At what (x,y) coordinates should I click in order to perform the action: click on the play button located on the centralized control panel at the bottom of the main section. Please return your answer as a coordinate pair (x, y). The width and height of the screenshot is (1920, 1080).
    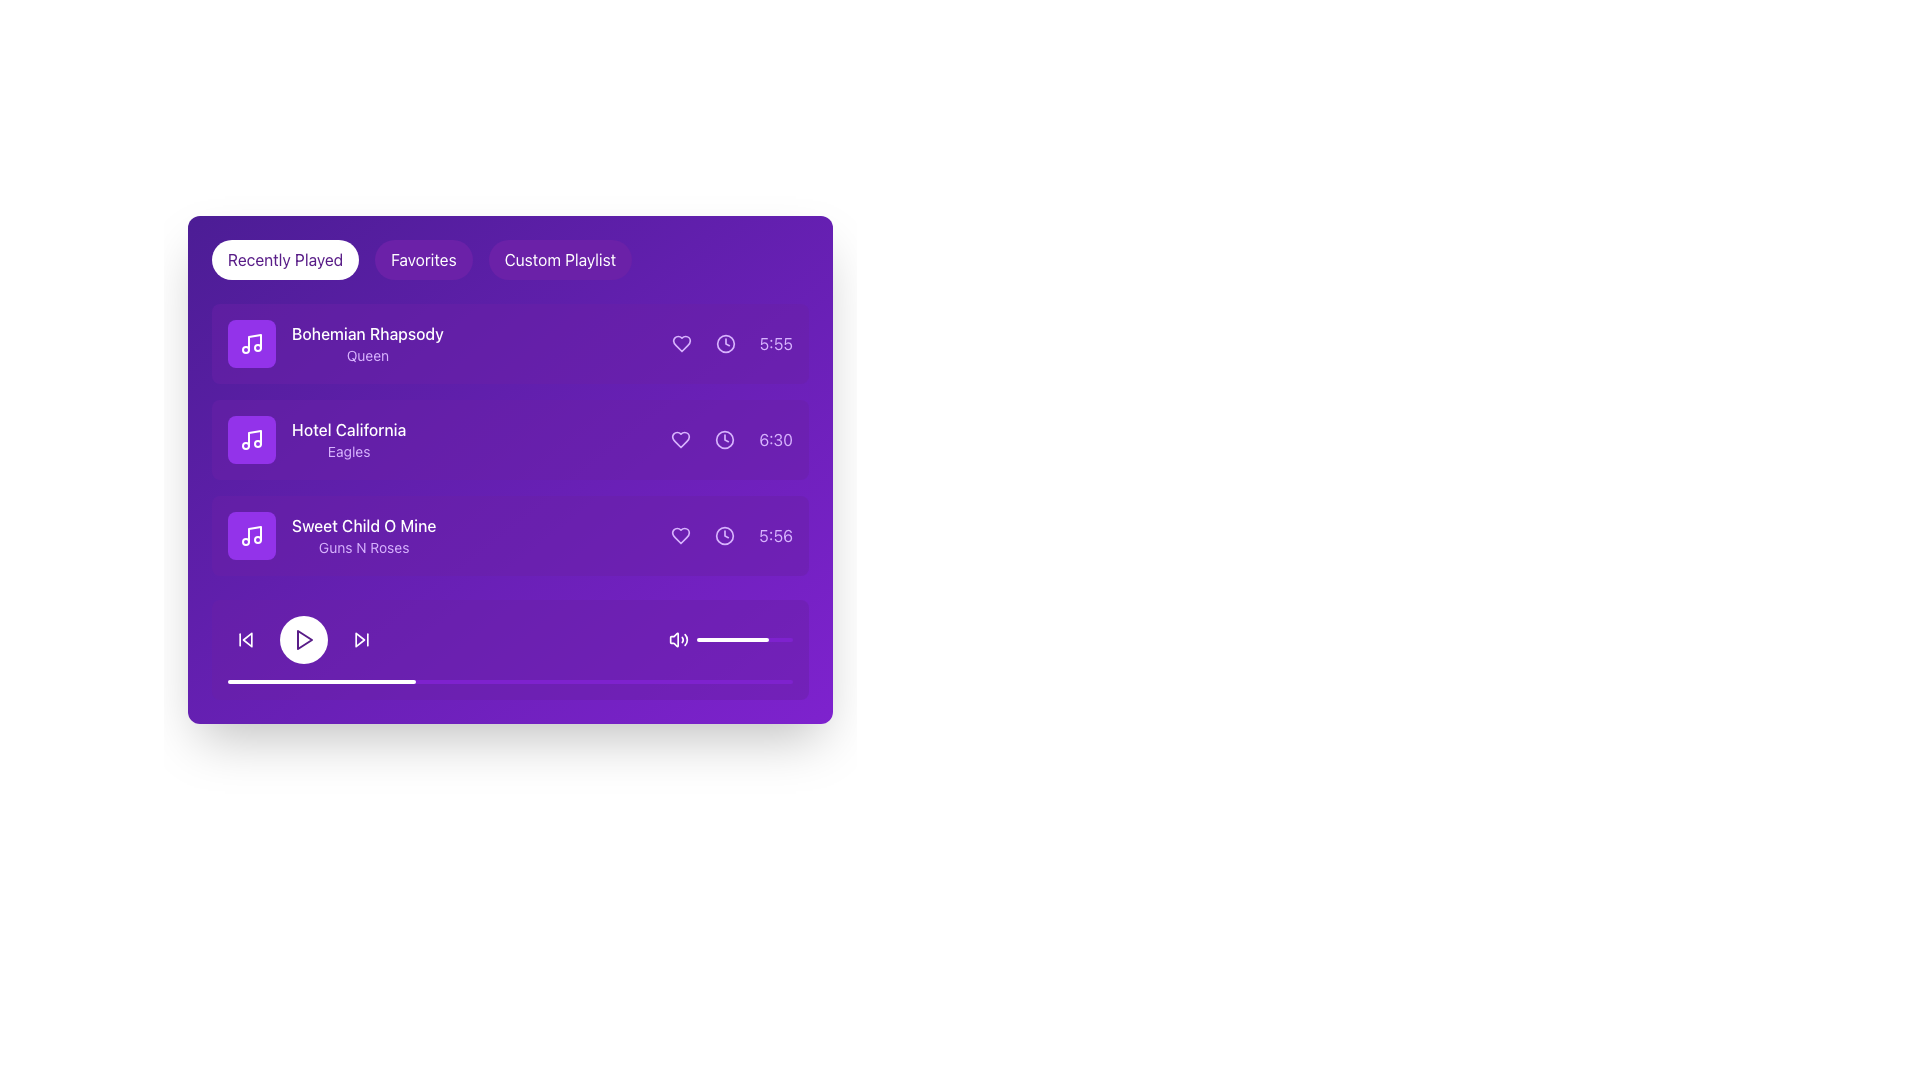
    Looking at the image, I should click on (510, 640).